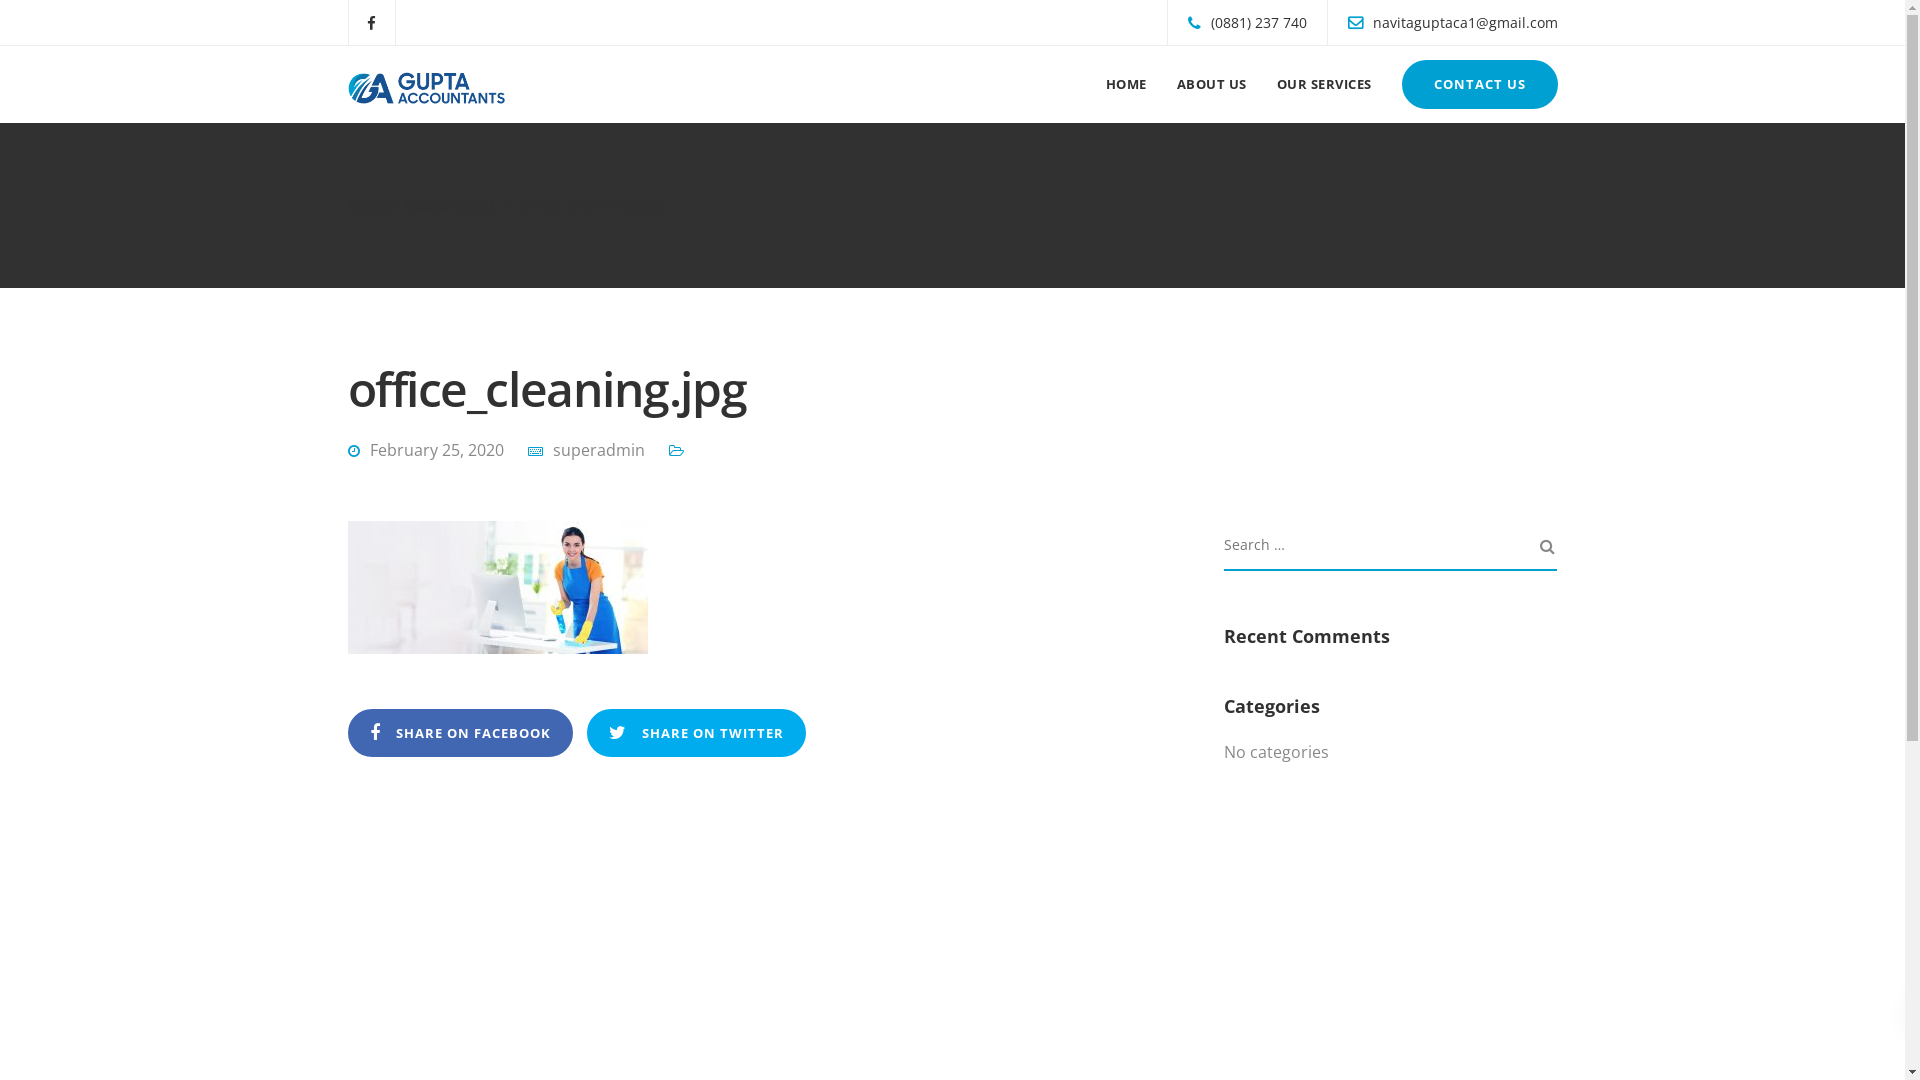 This screenshot has height=1080, width=1920. What do you see at coordinates (347, 732) in the screenshot?
I see `'SHARE ON FACEBOOK'` at bounding box center [347, 732].